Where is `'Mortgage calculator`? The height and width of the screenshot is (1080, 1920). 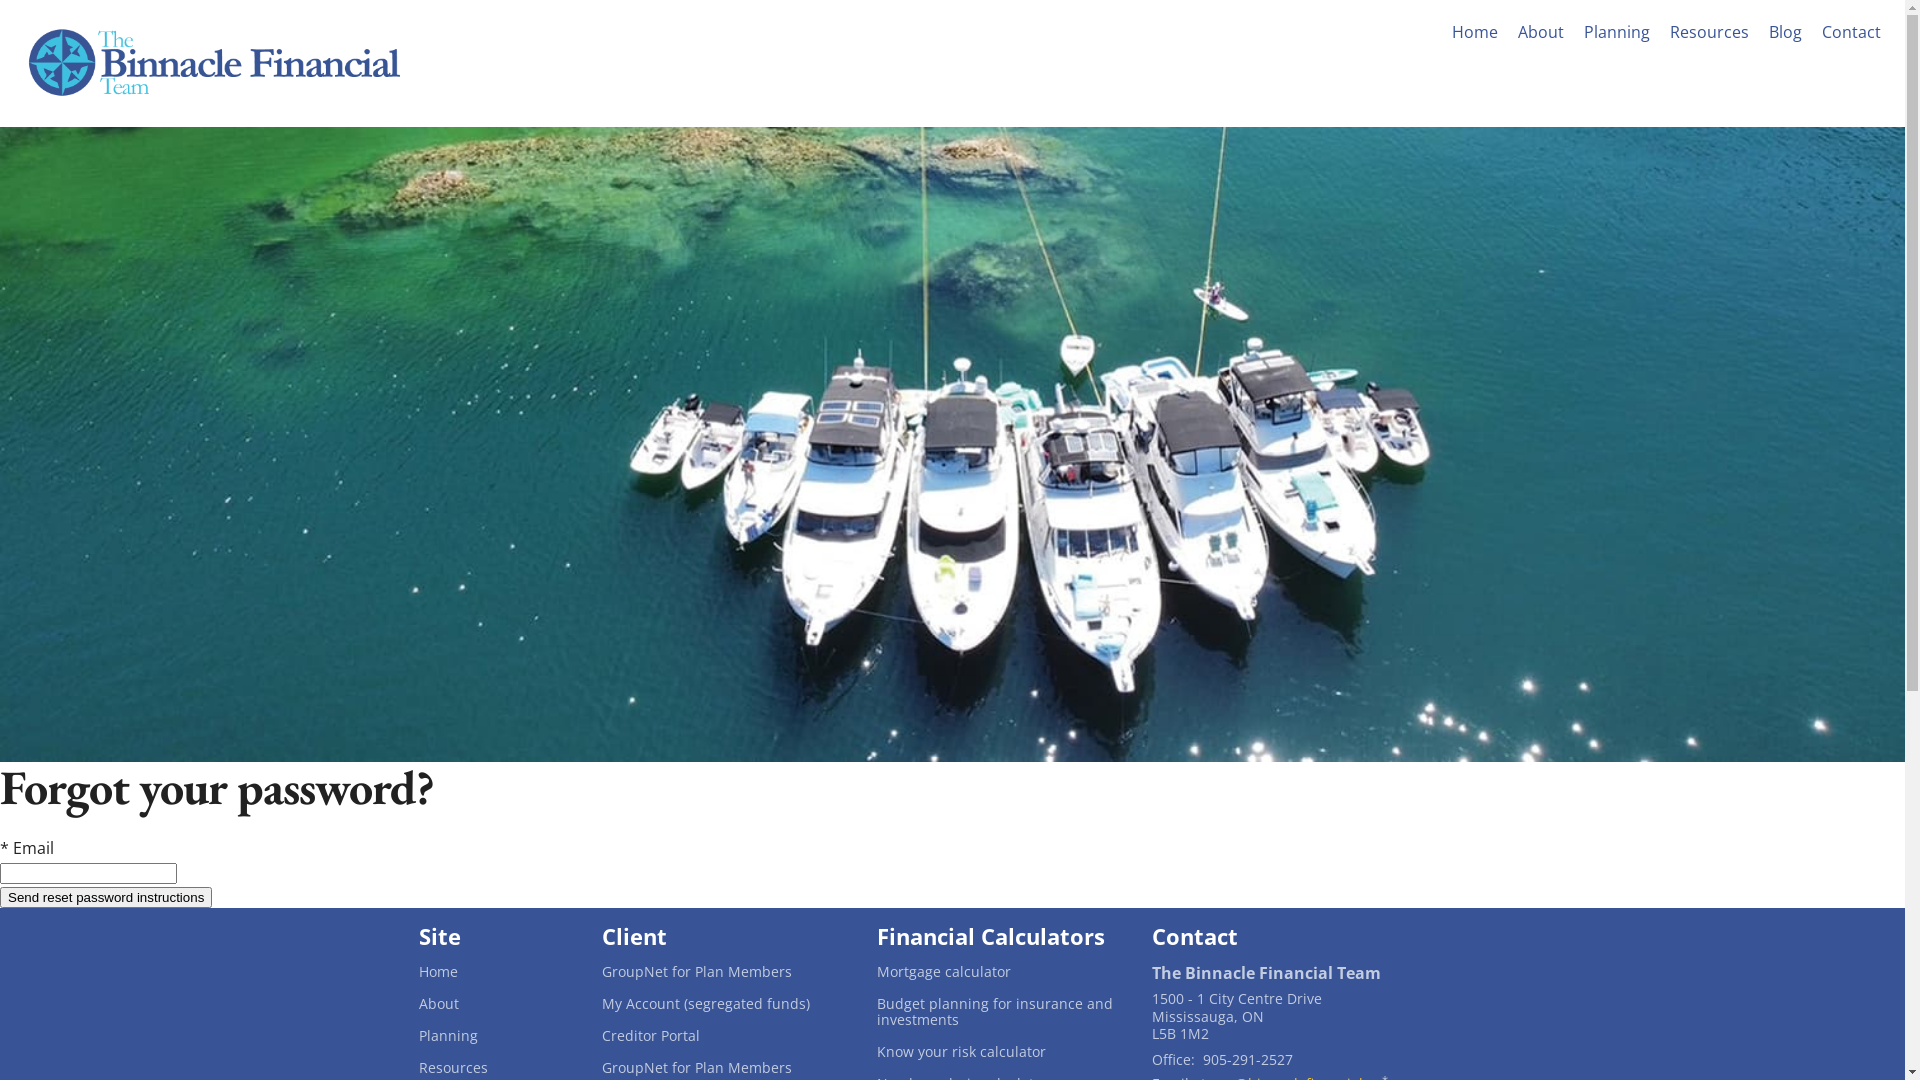 'Mortgage calculator is located at coordinates (998, 971).